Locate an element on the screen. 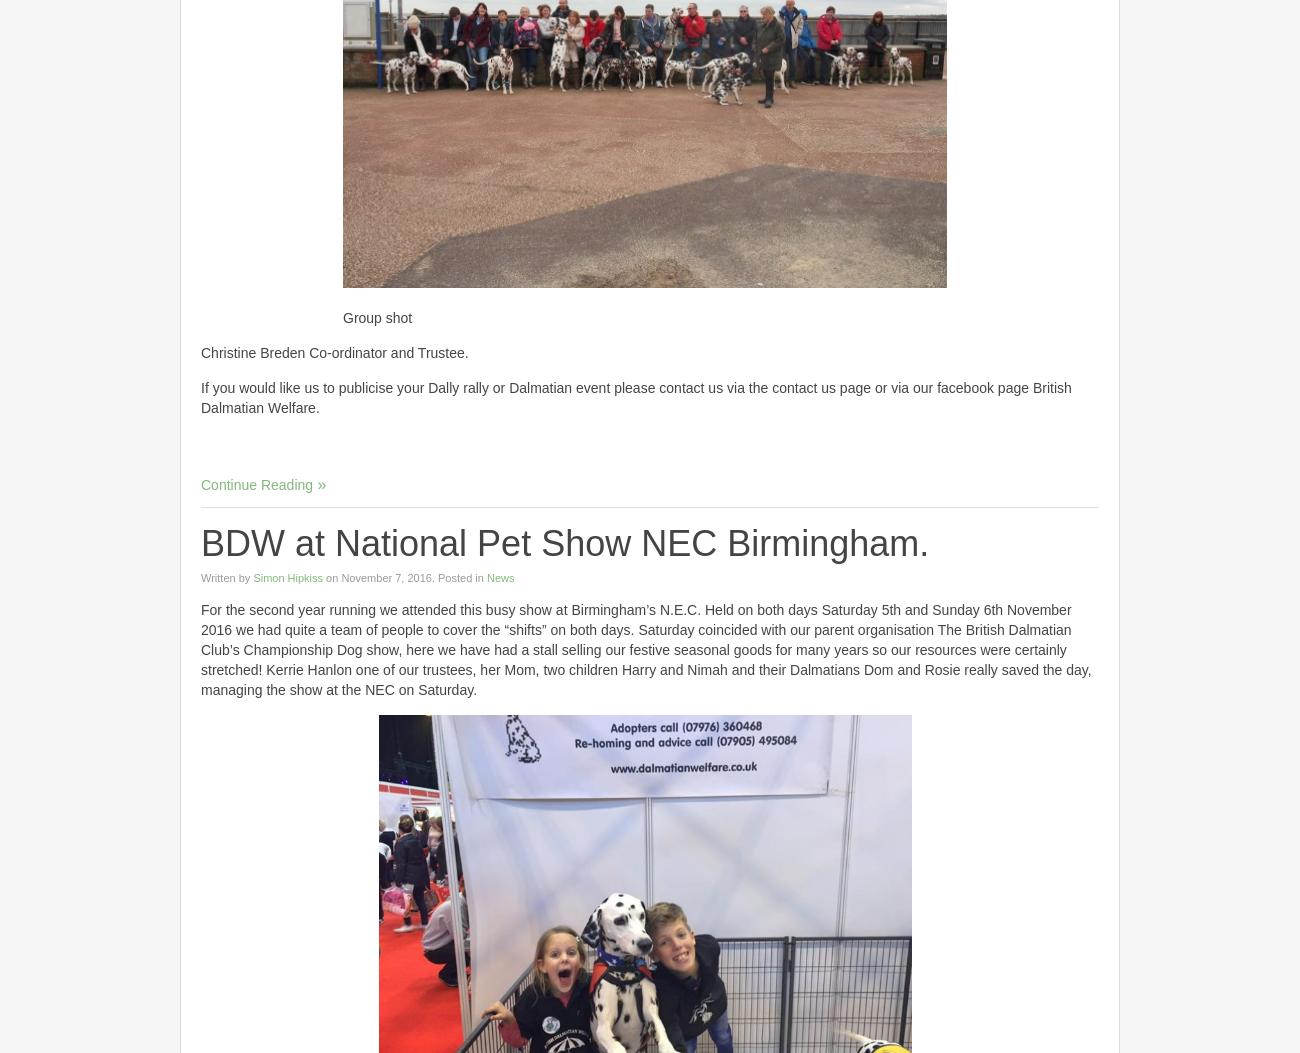 This screenshot has width=1300, height=1053. 'on' is located at coordinates (331, 577).